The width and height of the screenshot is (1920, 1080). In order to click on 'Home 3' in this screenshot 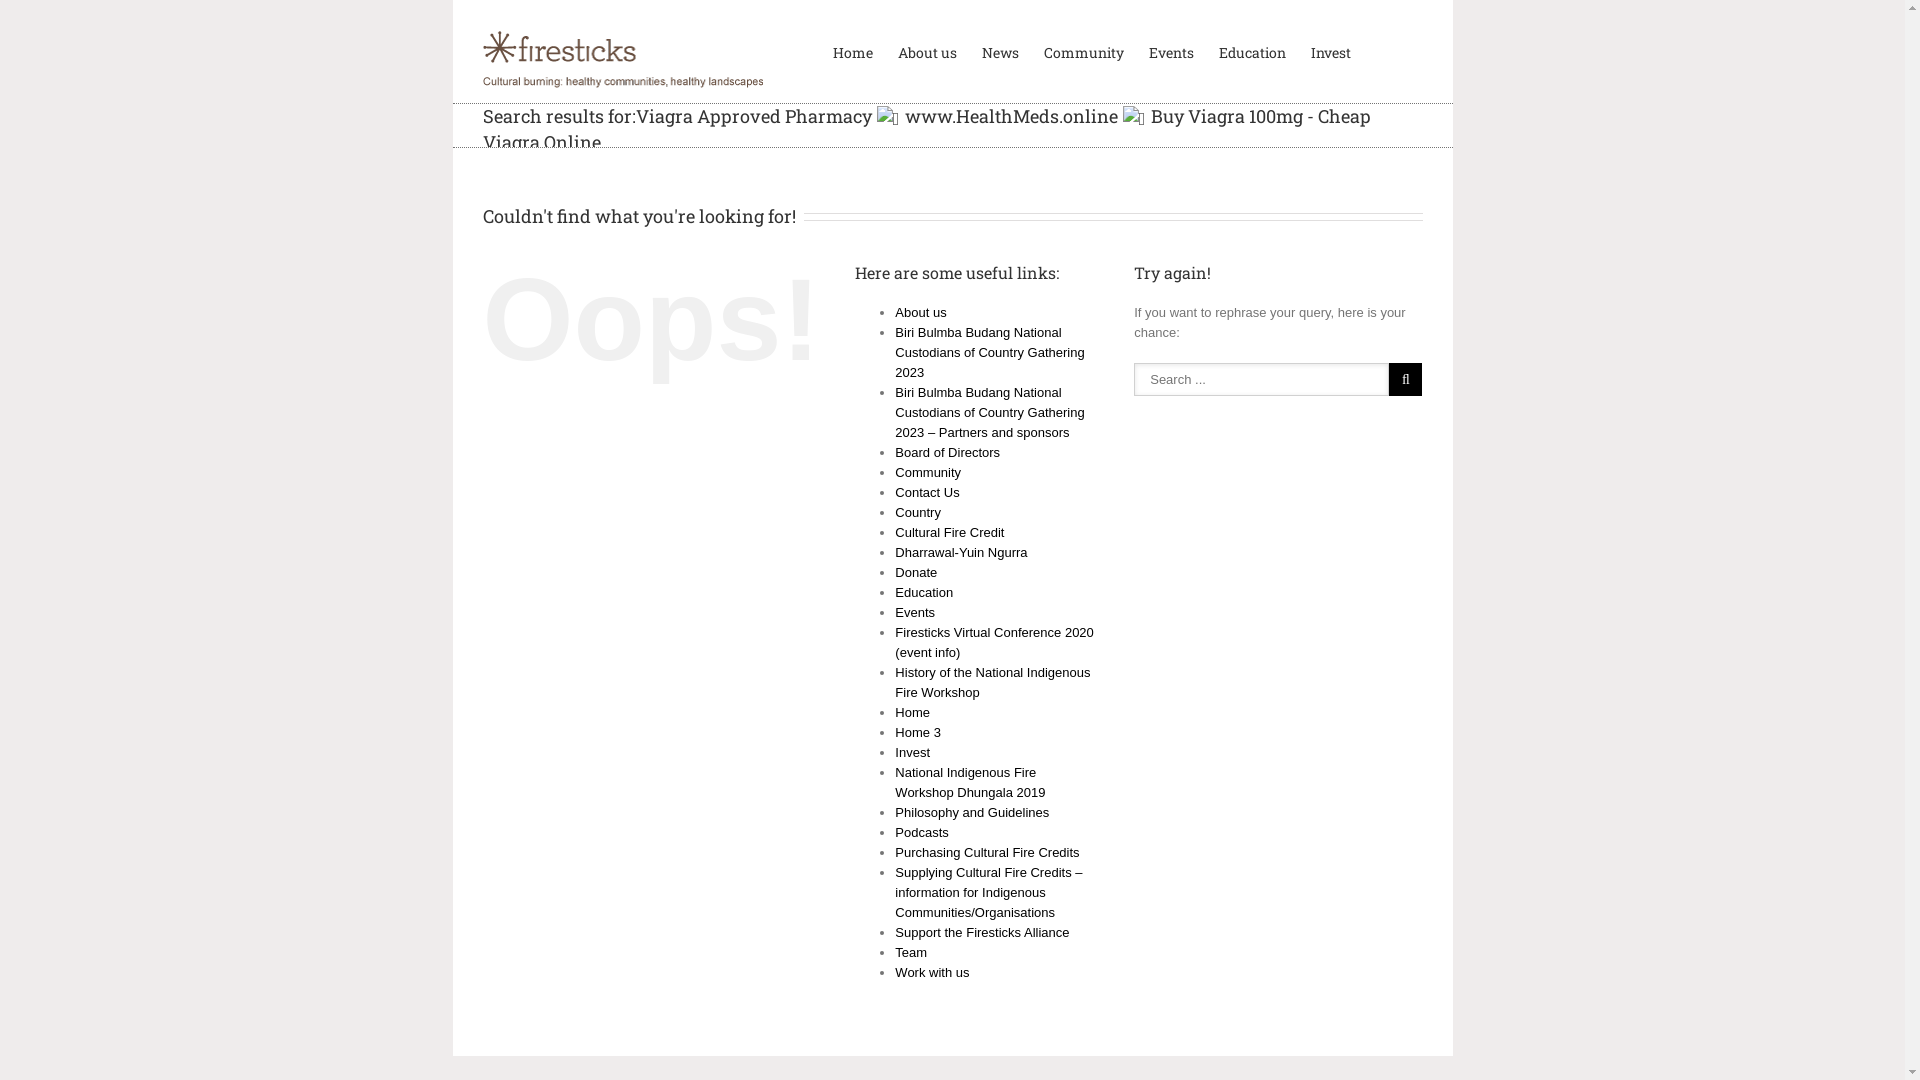, I will do `click(916, 732)`.